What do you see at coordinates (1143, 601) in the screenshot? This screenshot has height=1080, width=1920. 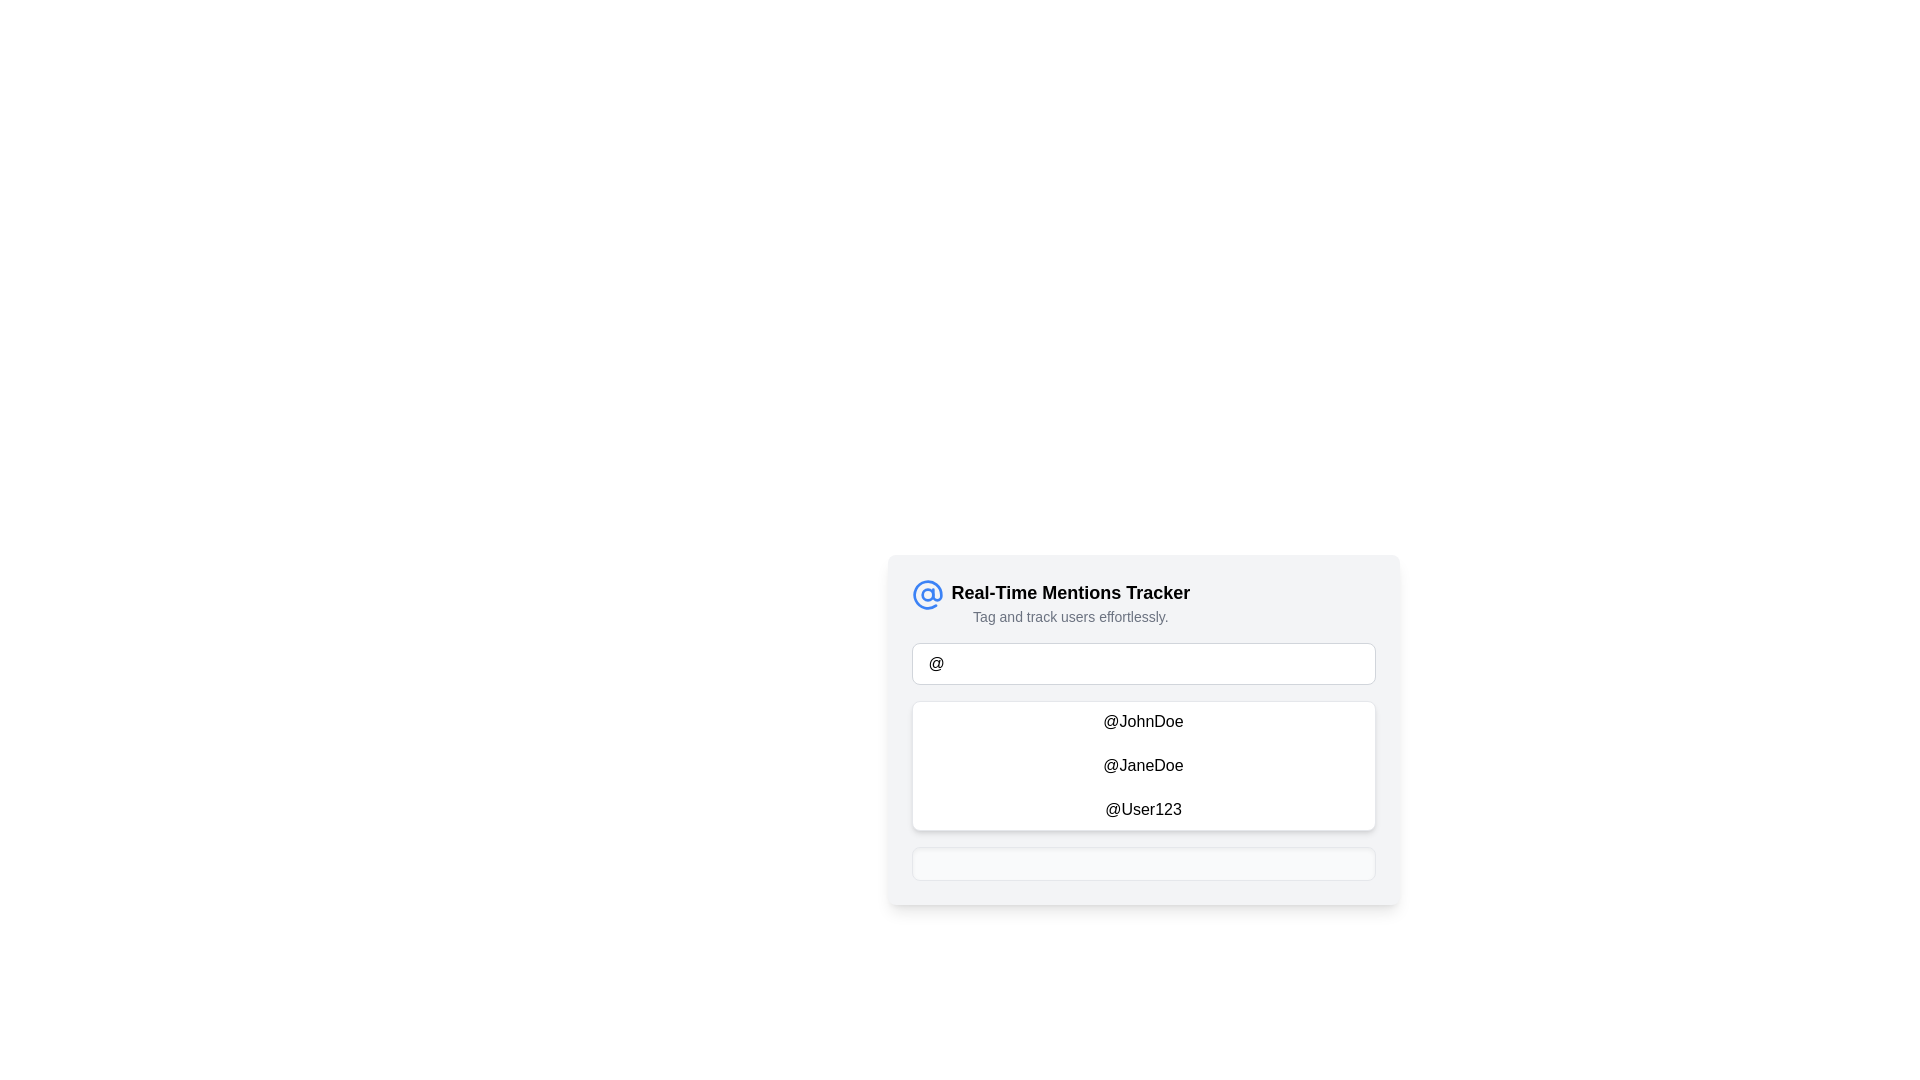 I see `the text block titled 'Real-Time Mentions Tracker' that is bold and followed by a smaller descriptive text, which is located above a text field placeholder` at bounding box center [1143, 601].